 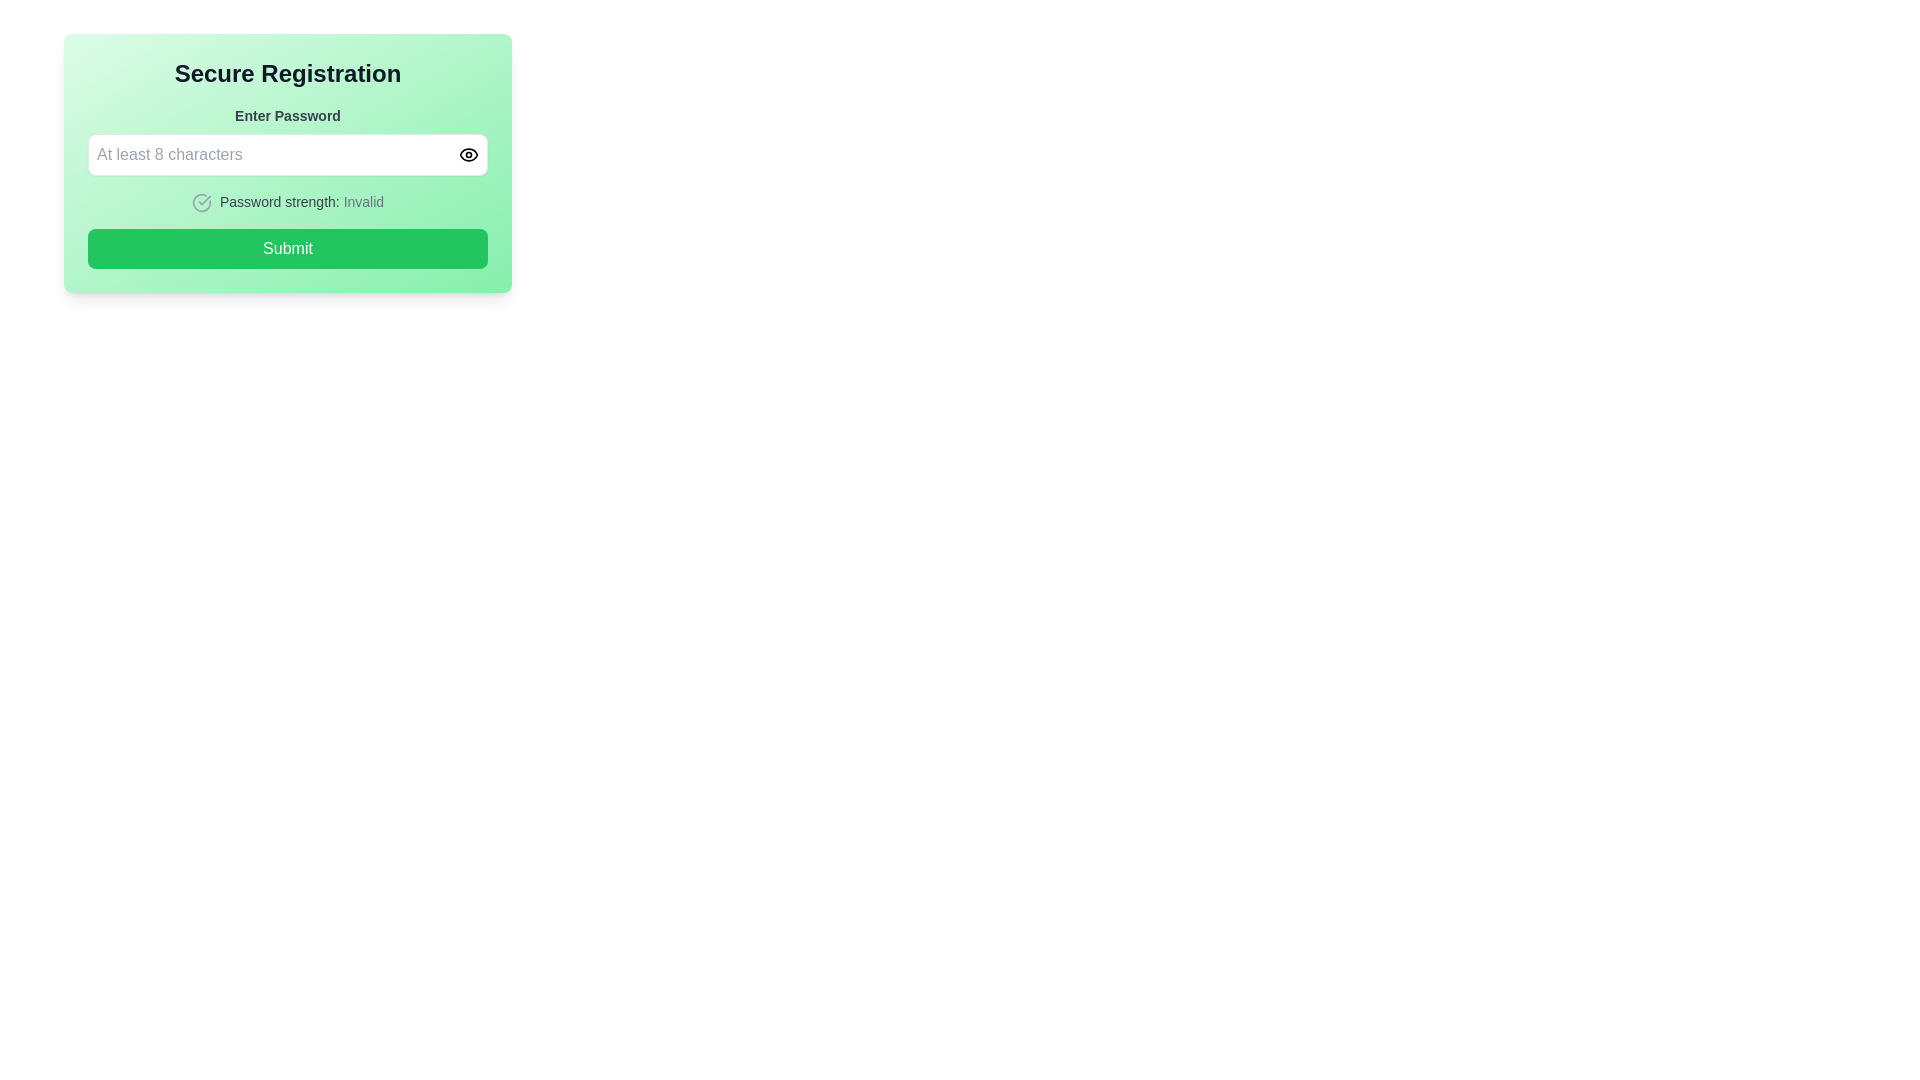 What do you see at coordinates (287, 115) in the screenshot?
I see `the instructional text label for the password input field, which is centrally positioned above the white input field with the placeholder 'At least 8 characters'` at bounding box center [287, 115].